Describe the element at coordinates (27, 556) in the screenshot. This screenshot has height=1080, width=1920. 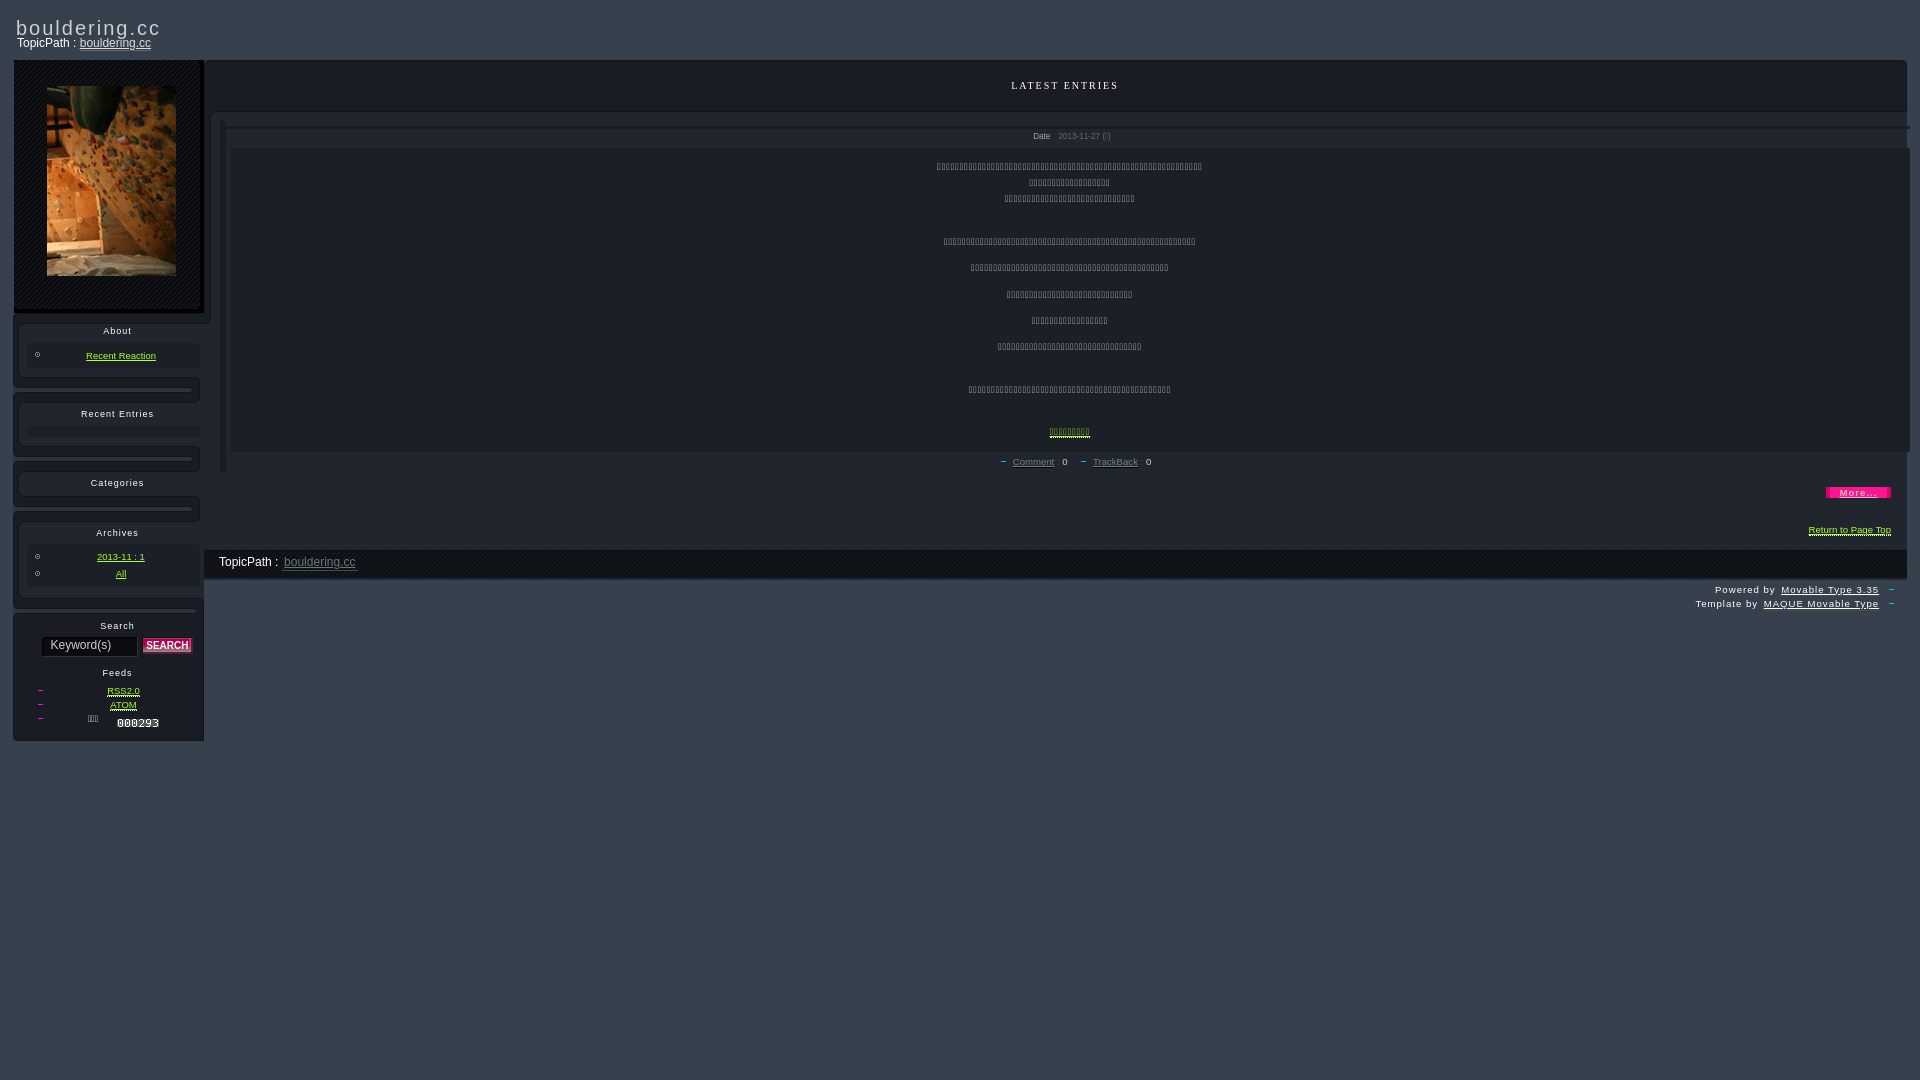
I see `'2013-11 : 1'` at that location.